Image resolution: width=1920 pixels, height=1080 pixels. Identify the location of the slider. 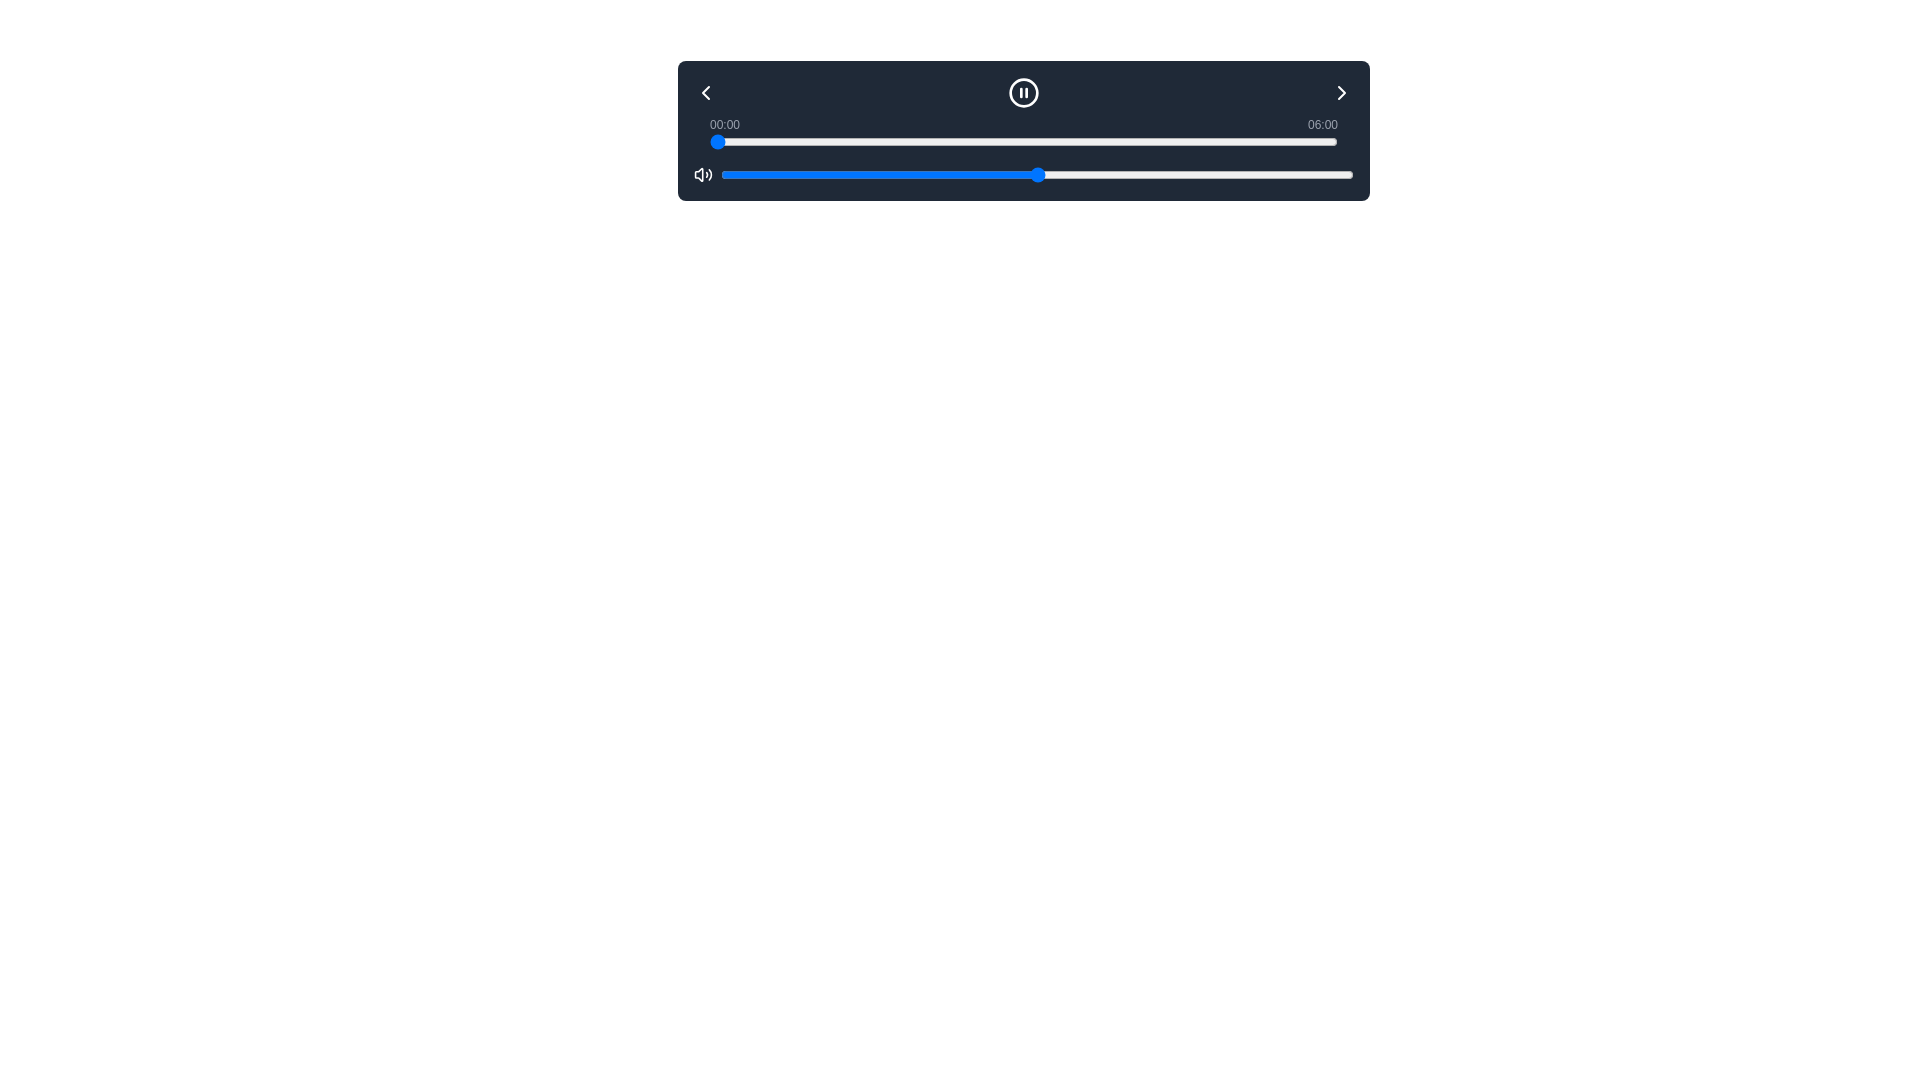
(761, 141).